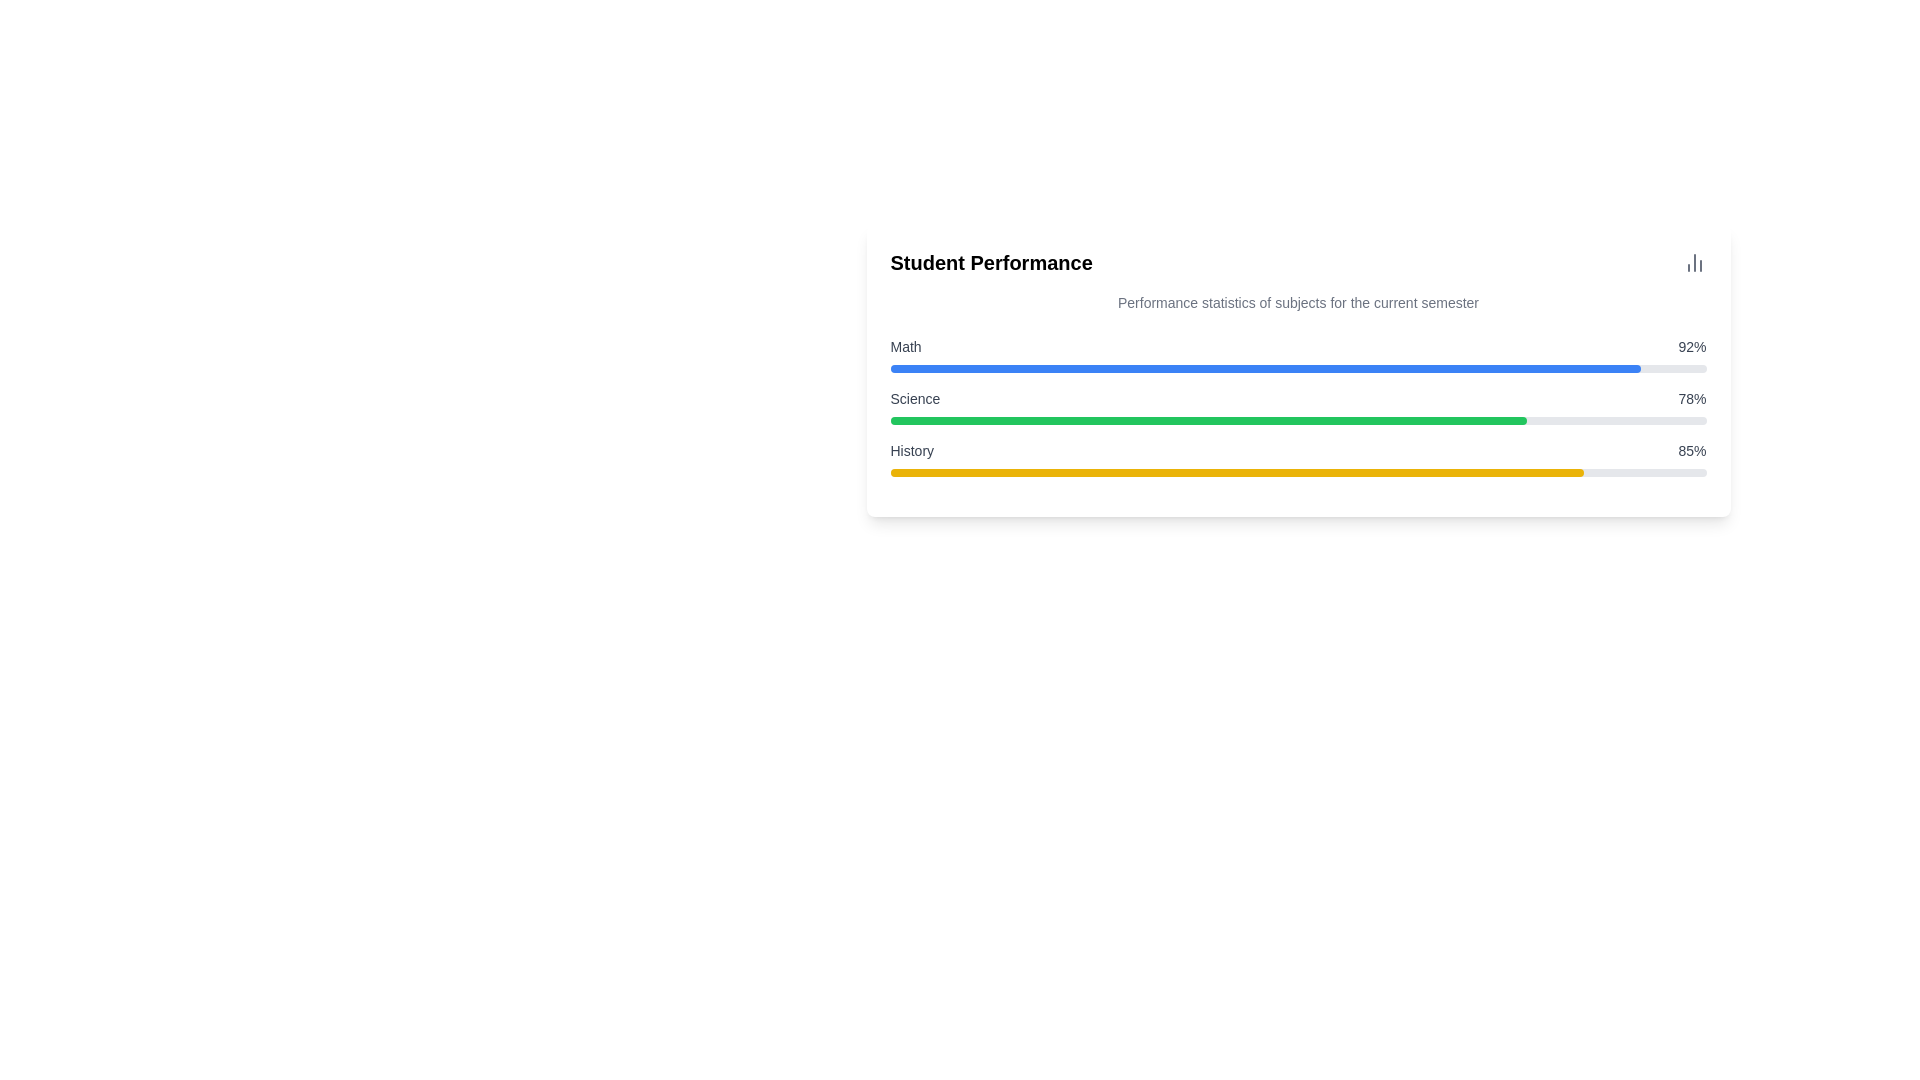 The width and height of the screenshot is (1920, 1080). Describe the element at coordinates (1691, 451) in the screenshot. I see `displayed value of the text label showing '85%' located to the right of a yellow horizontal bar in the 'History' row of performance indicators` at that location.